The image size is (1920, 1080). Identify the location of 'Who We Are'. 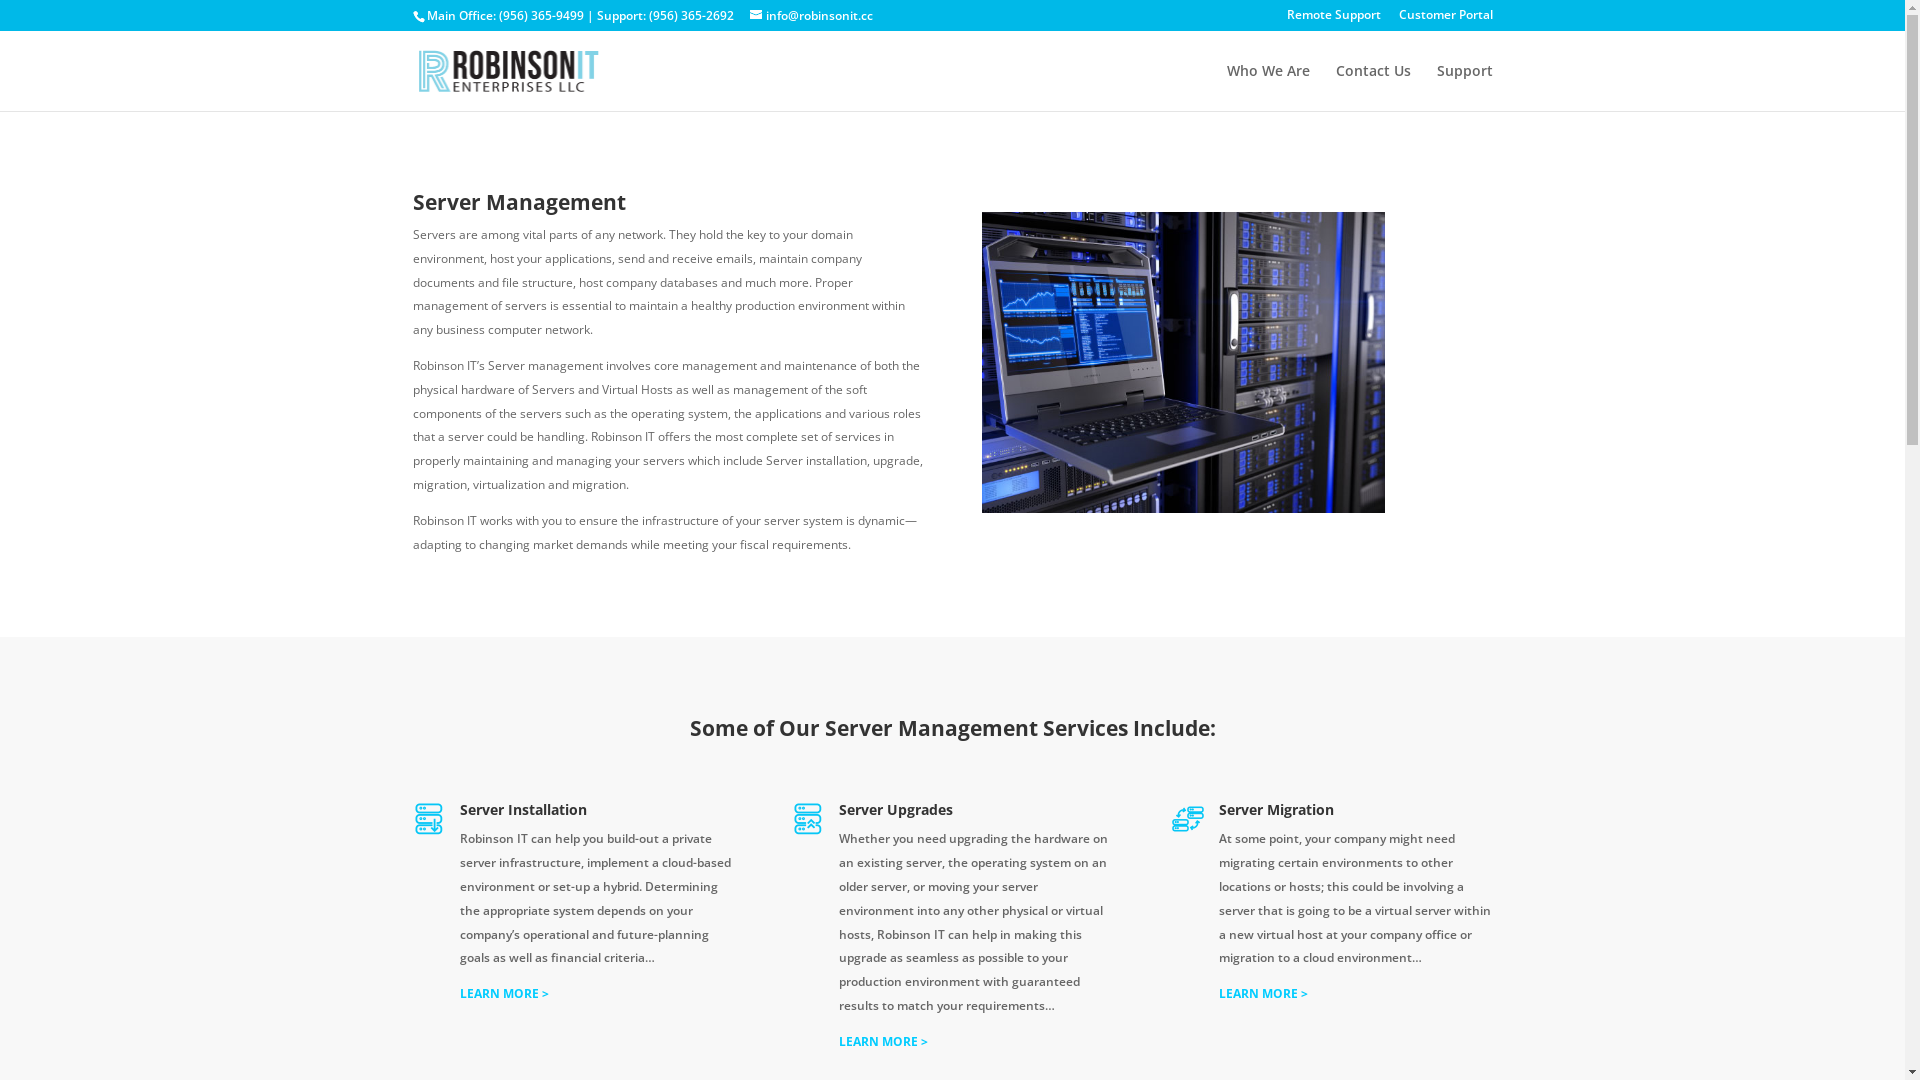
(1224, 86).